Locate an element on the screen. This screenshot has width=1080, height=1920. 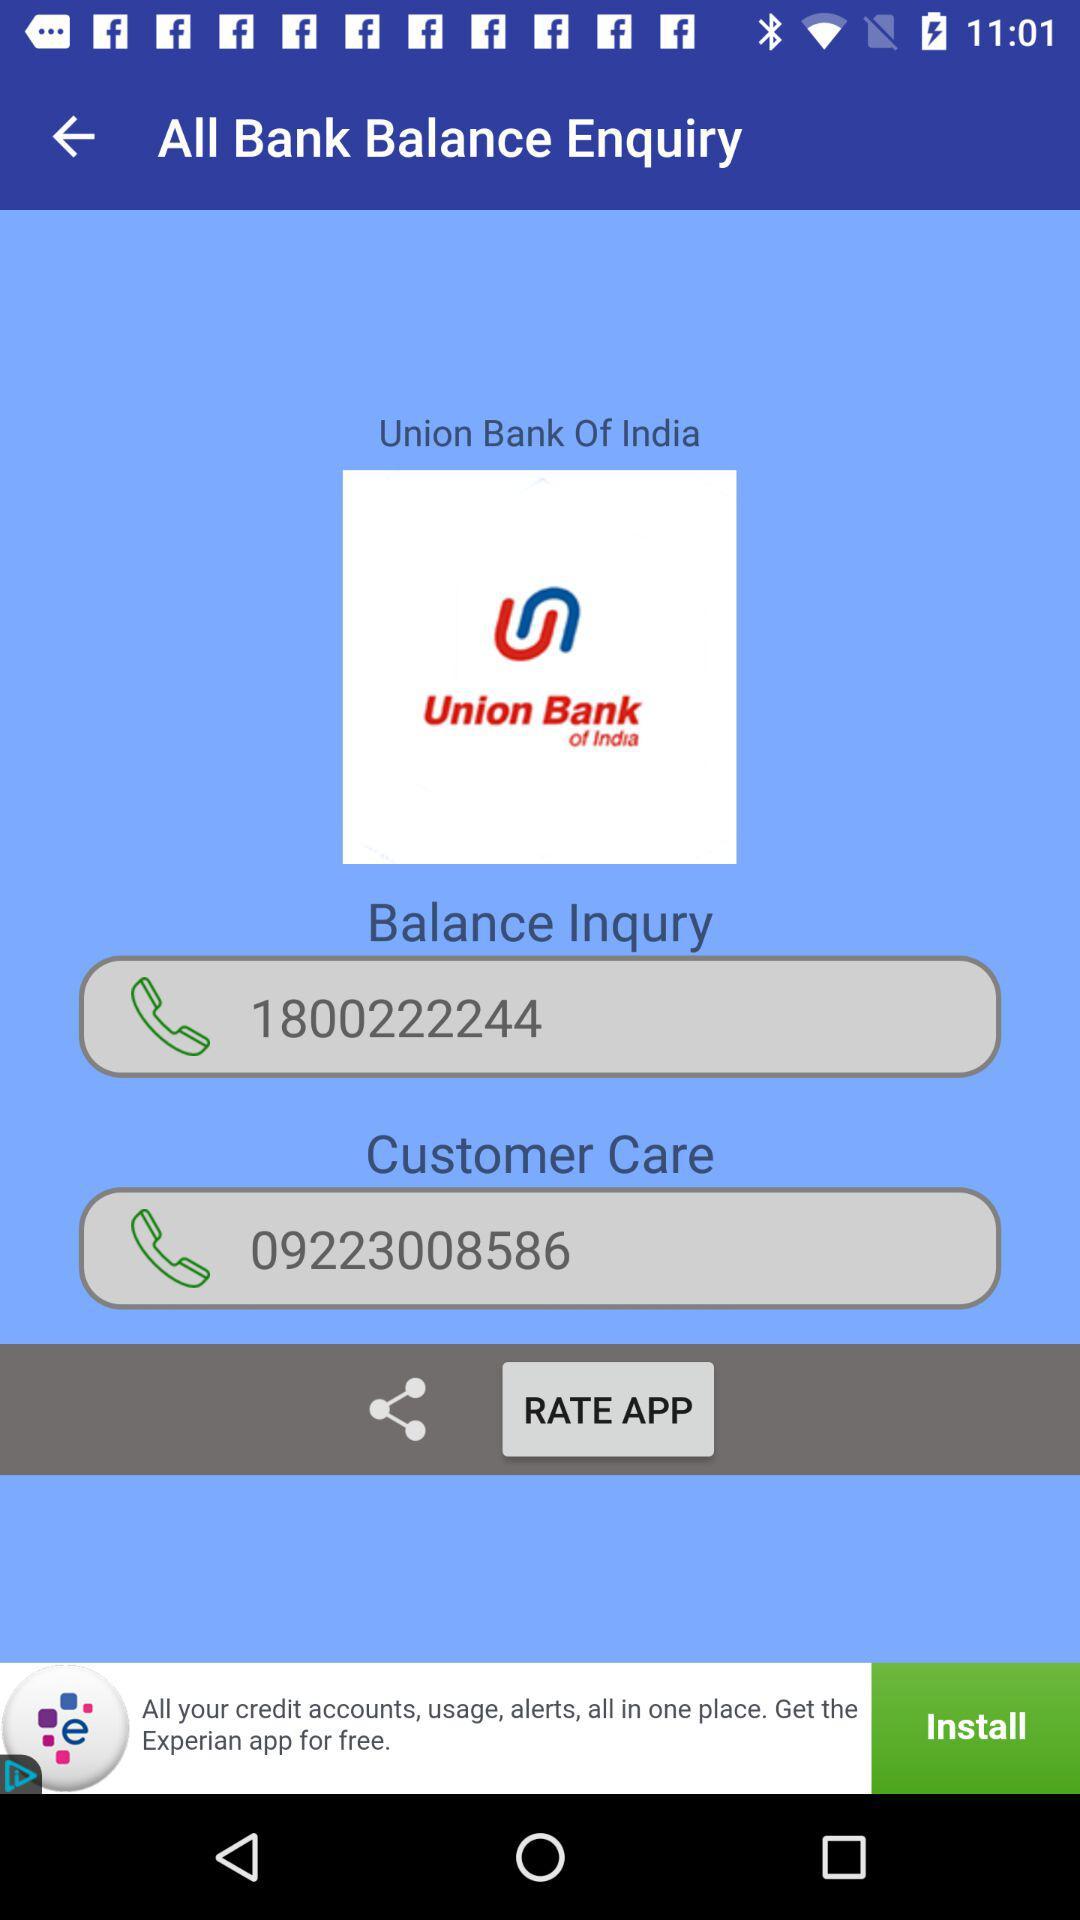
item next to the all bank balance item is located at coordinates (72, 135).